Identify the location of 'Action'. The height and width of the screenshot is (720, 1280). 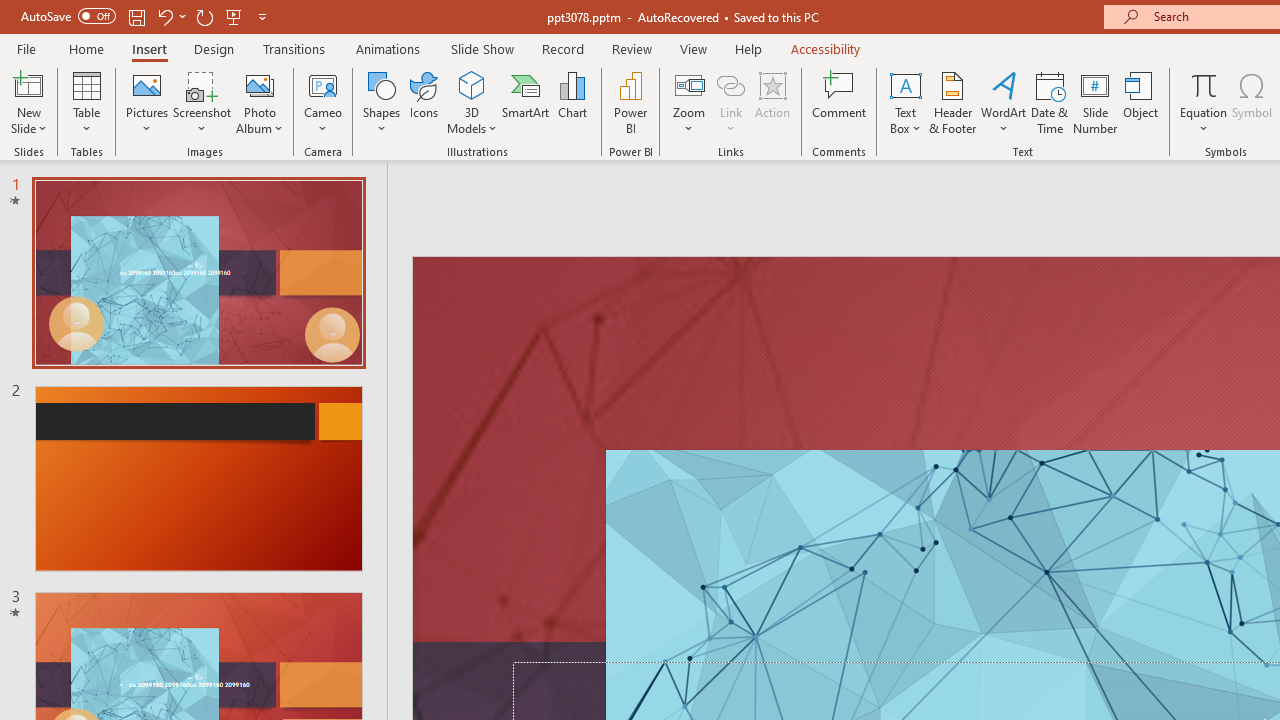
(772, 103).